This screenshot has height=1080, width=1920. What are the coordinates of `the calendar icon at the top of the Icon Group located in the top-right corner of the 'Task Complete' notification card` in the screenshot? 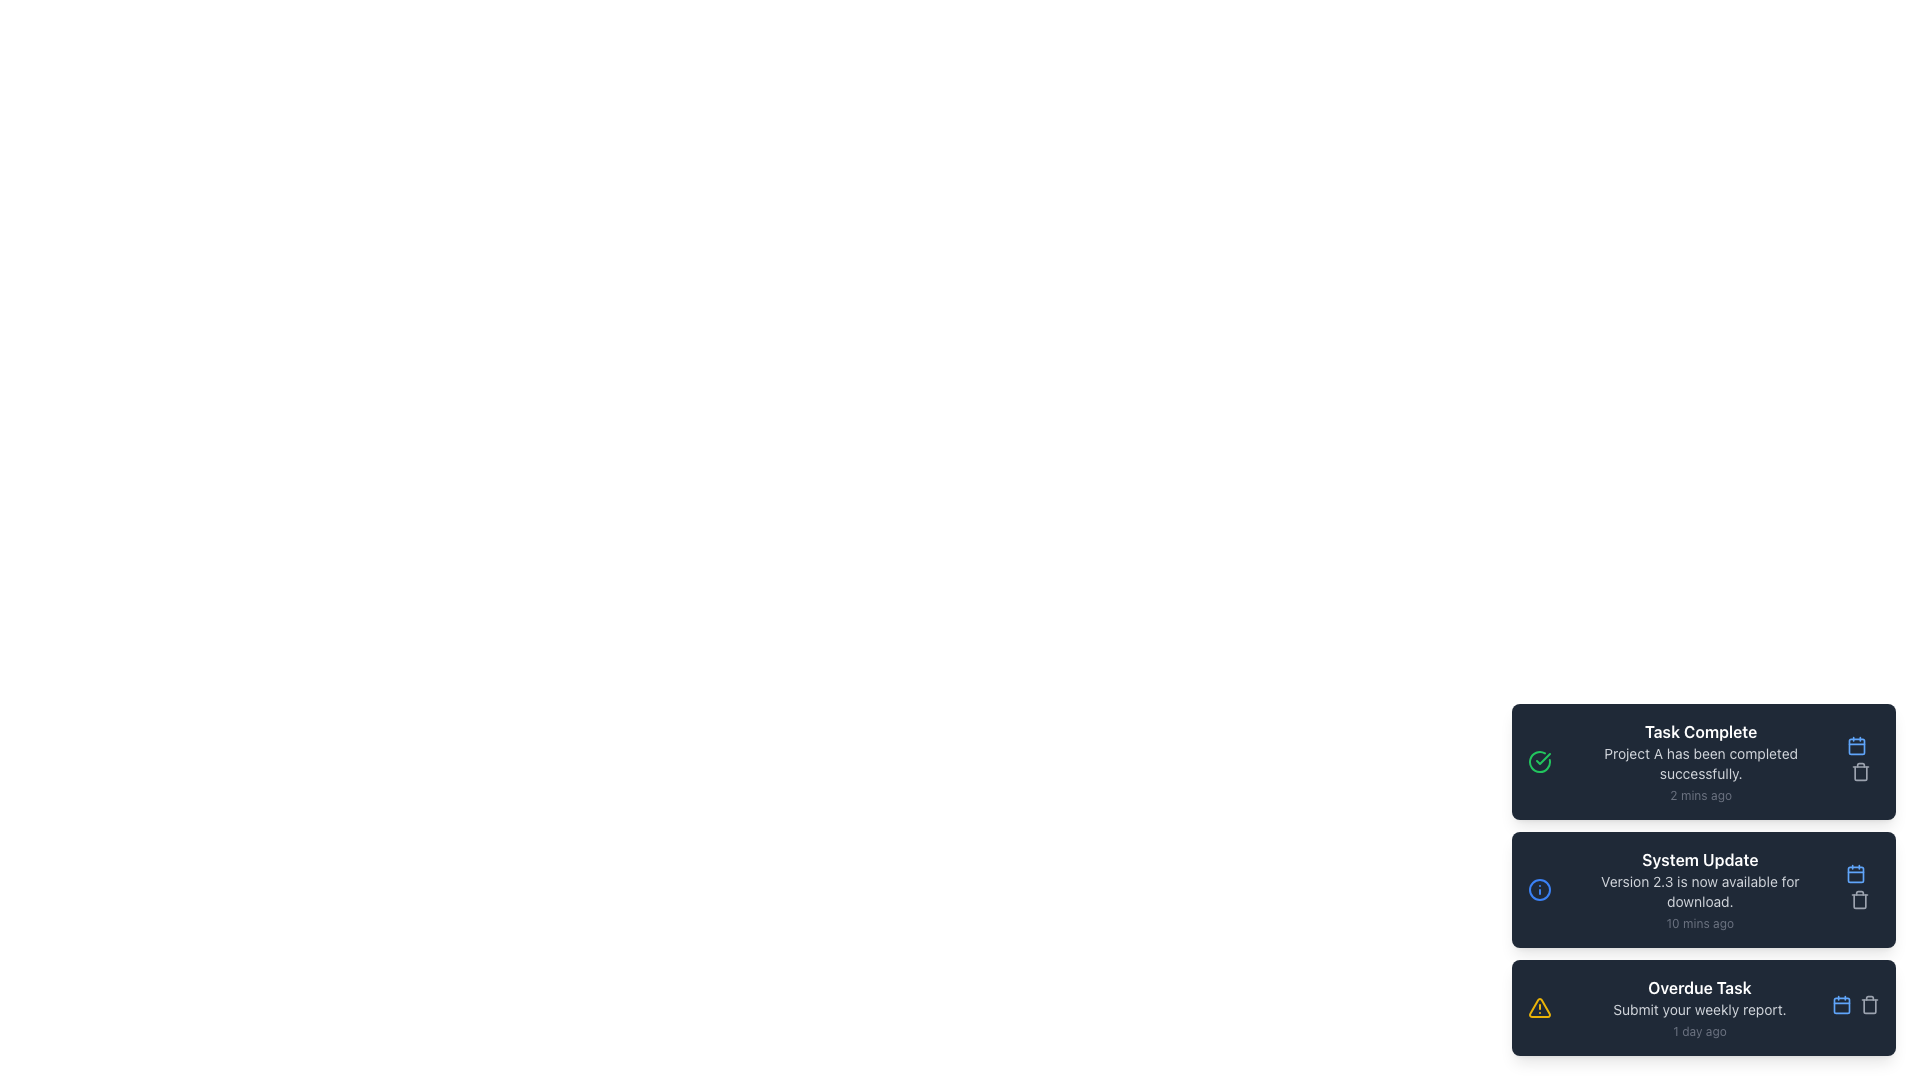 It's located at (1856, 762).